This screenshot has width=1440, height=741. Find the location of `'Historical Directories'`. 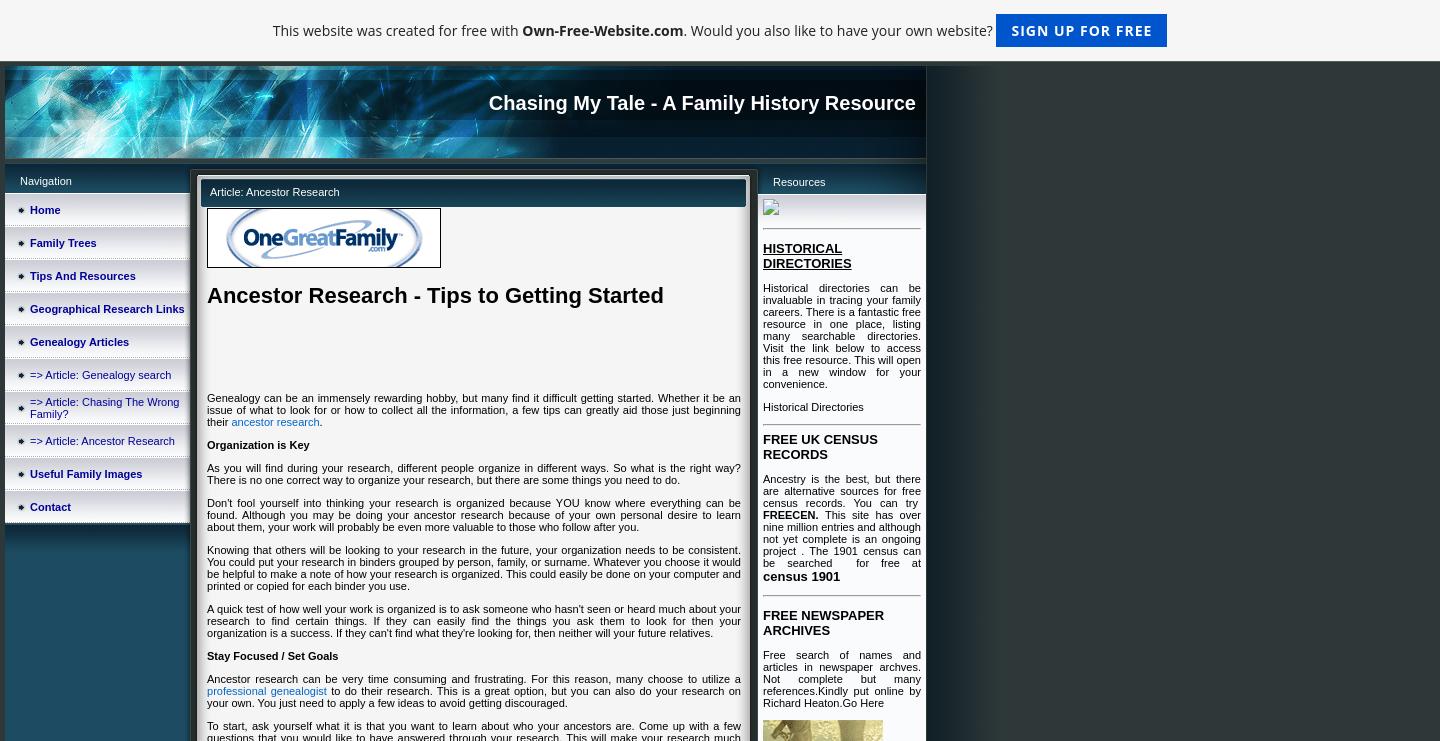

'Historical Directories' is located at coordinates (762, 406).